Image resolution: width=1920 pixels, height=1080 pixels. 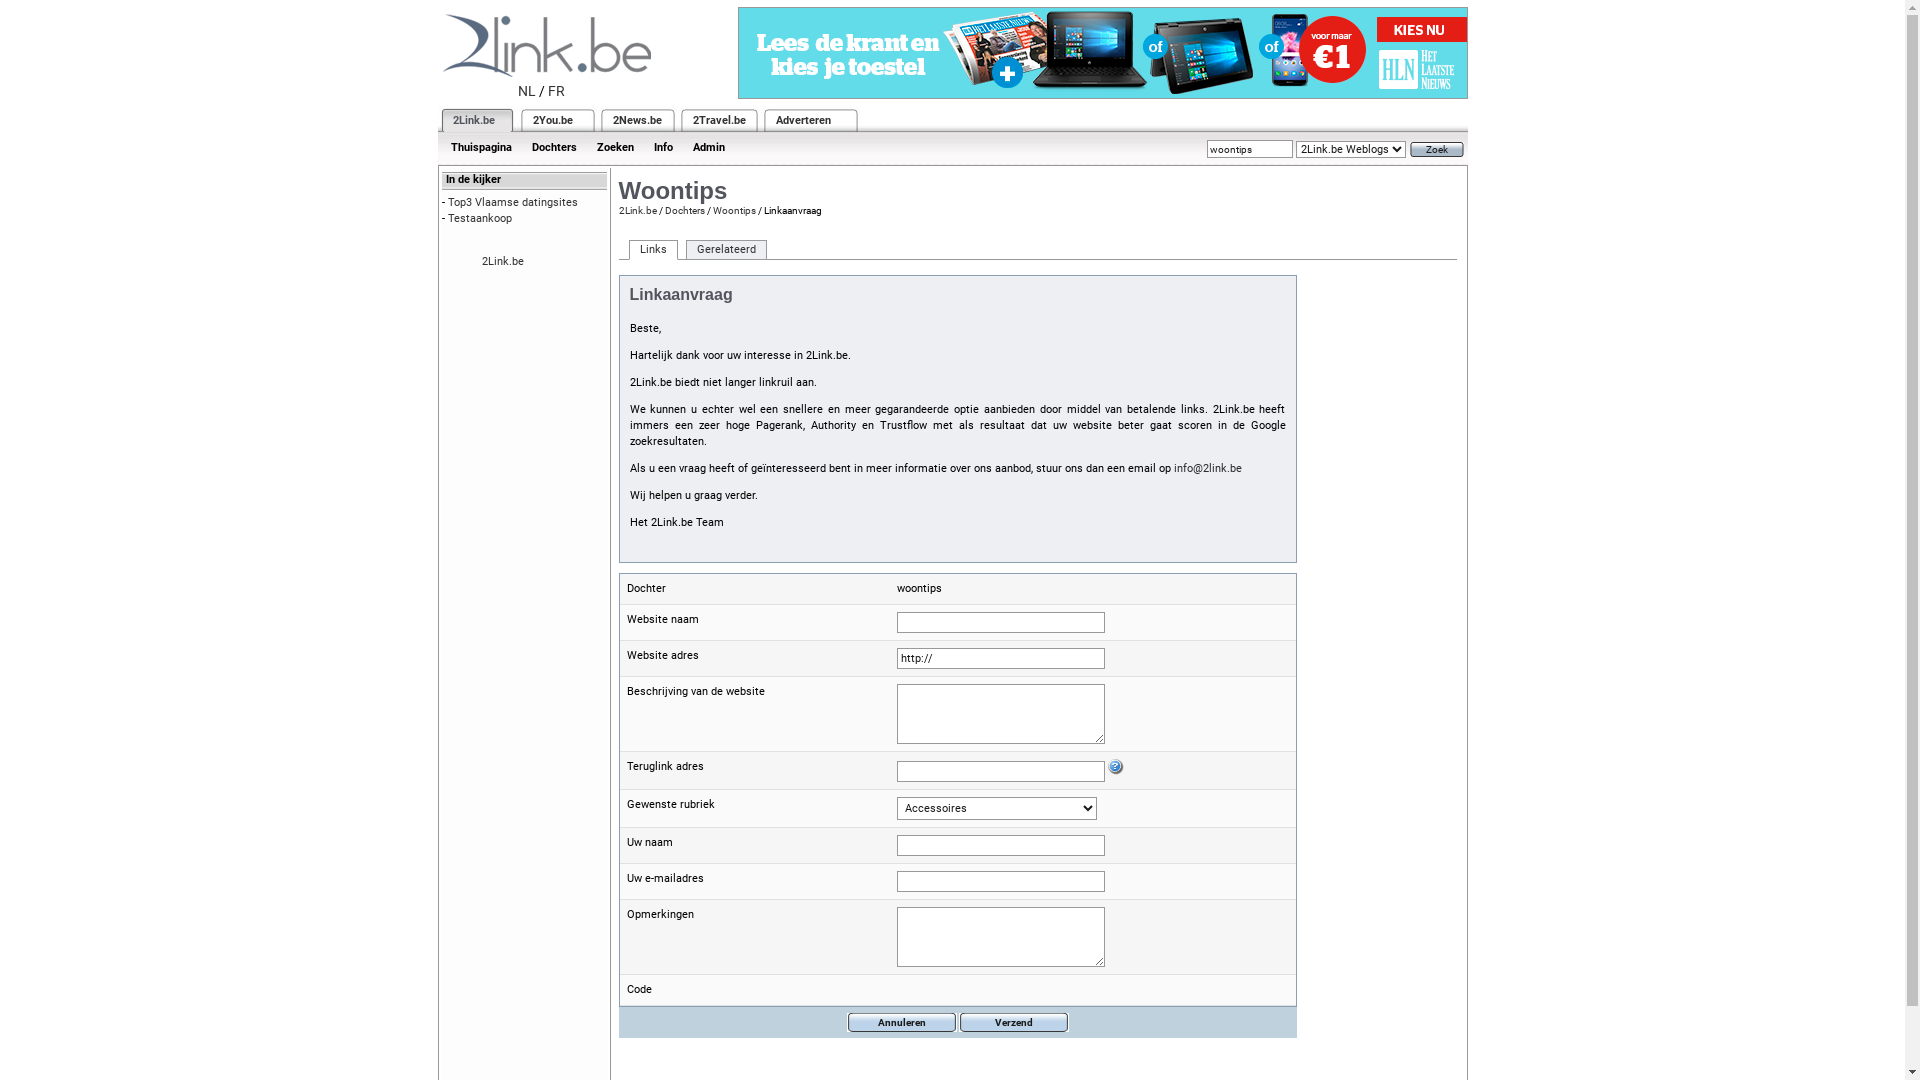 I want to click on 'Info', so click(x=663, y=146).